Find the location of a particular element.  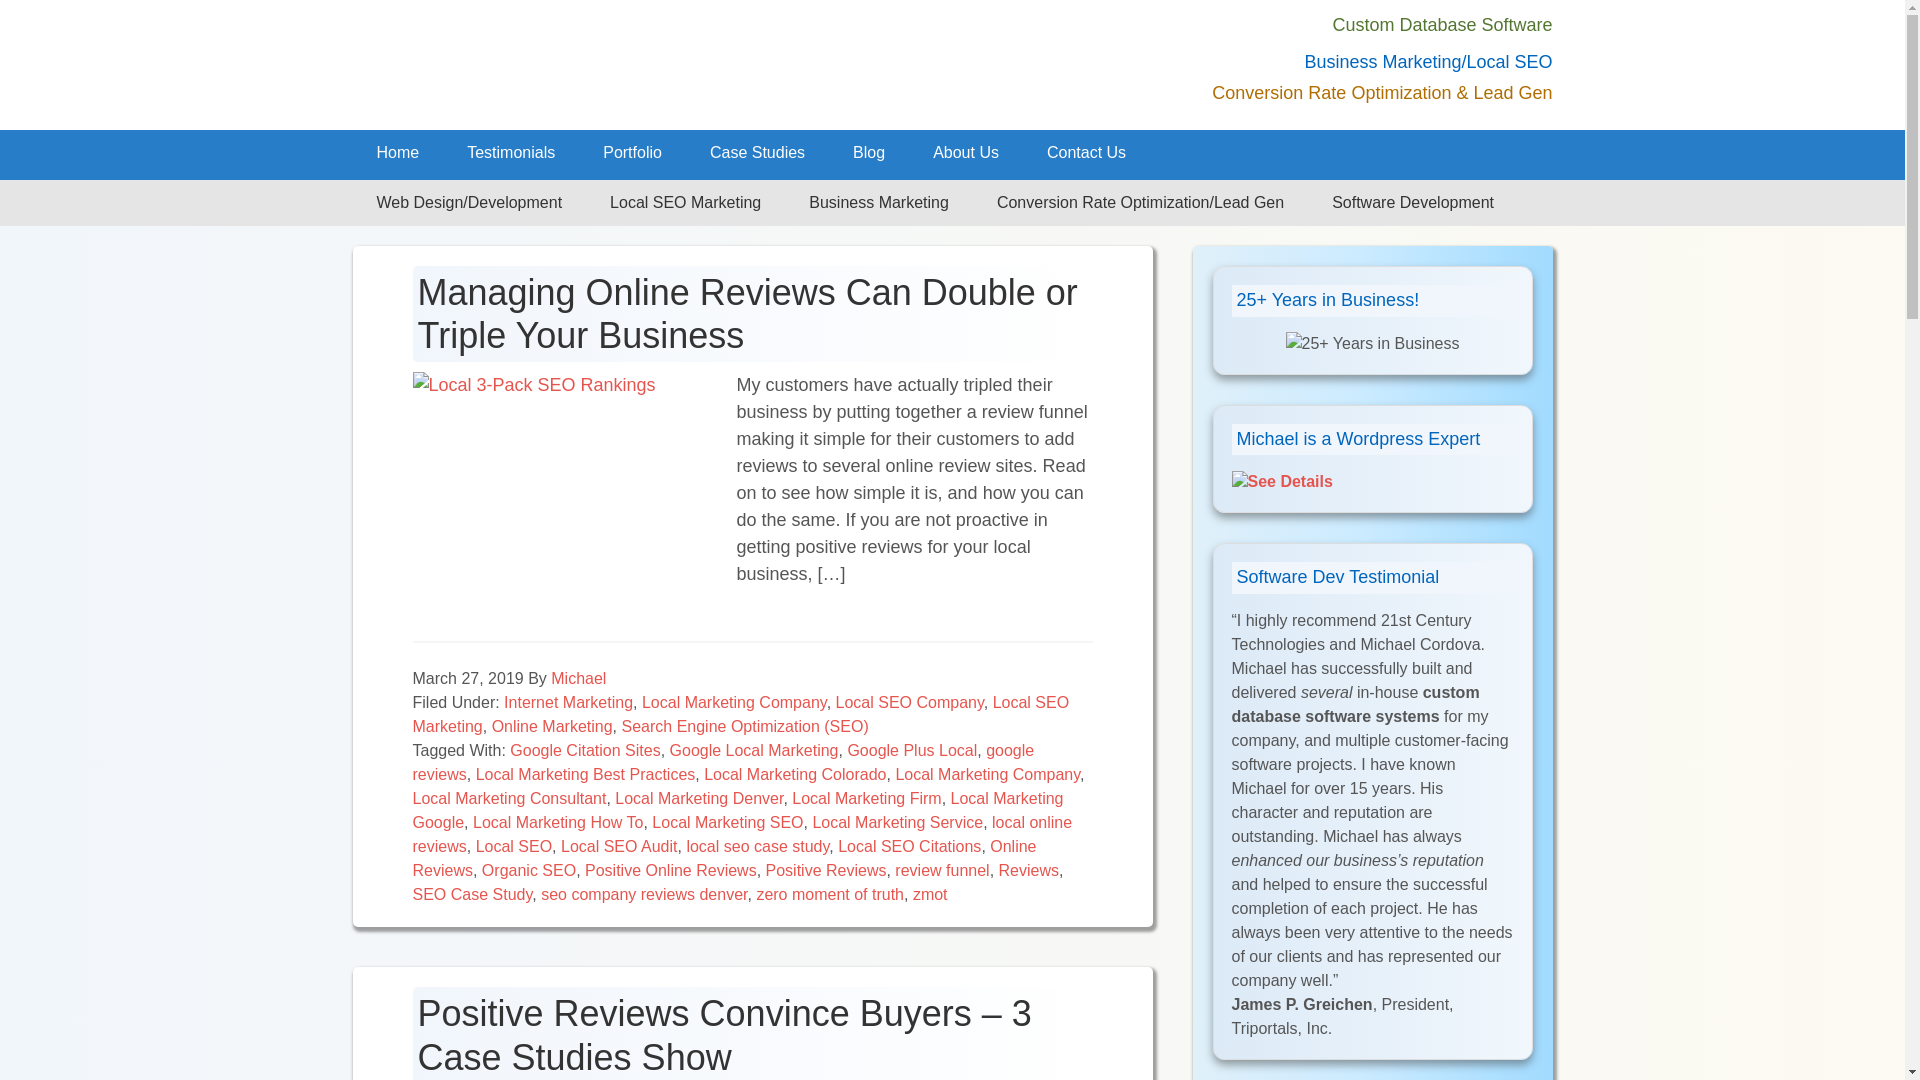

'Local SEO Audit' is located at coordinates (618, 846).